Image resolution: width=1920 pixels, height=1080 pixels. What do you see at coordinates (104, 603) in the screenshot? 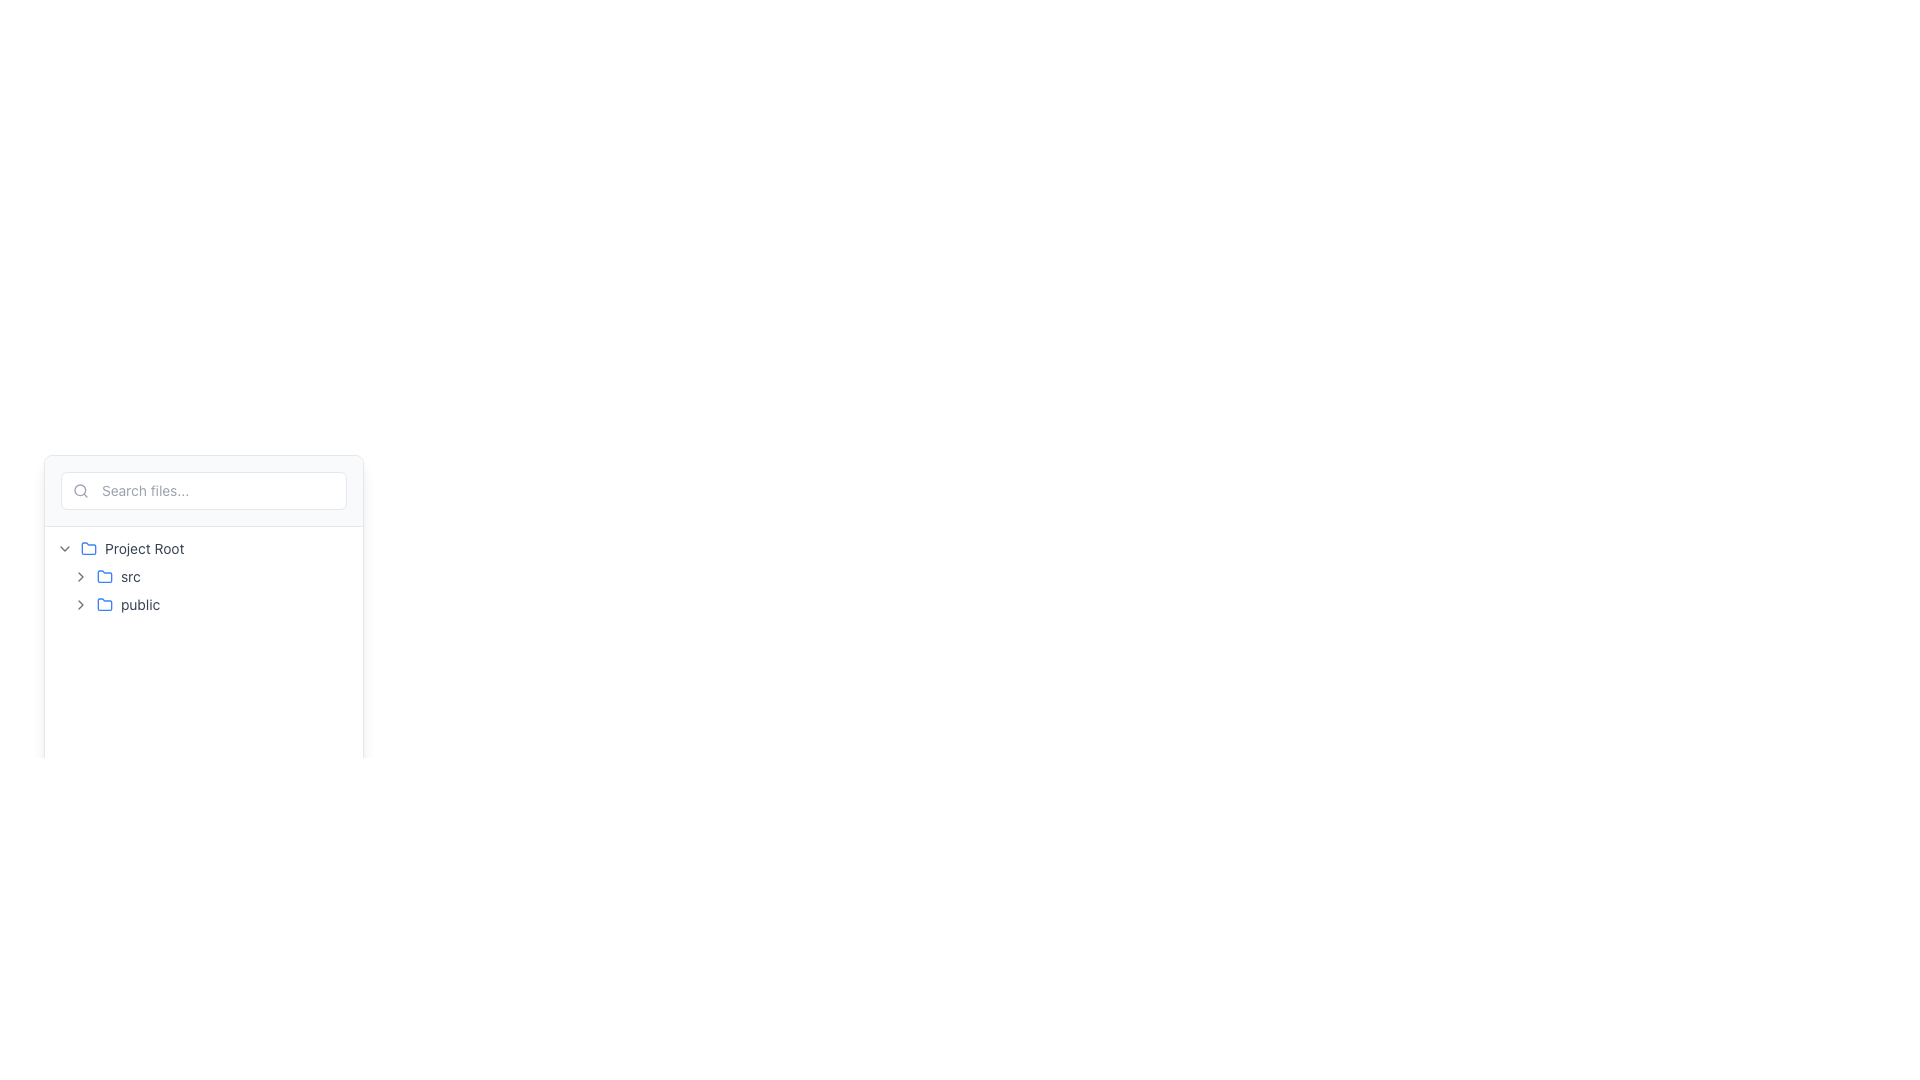
I see `the 'public' directory icon in the navigation panel` at bounding box center [104, 603].